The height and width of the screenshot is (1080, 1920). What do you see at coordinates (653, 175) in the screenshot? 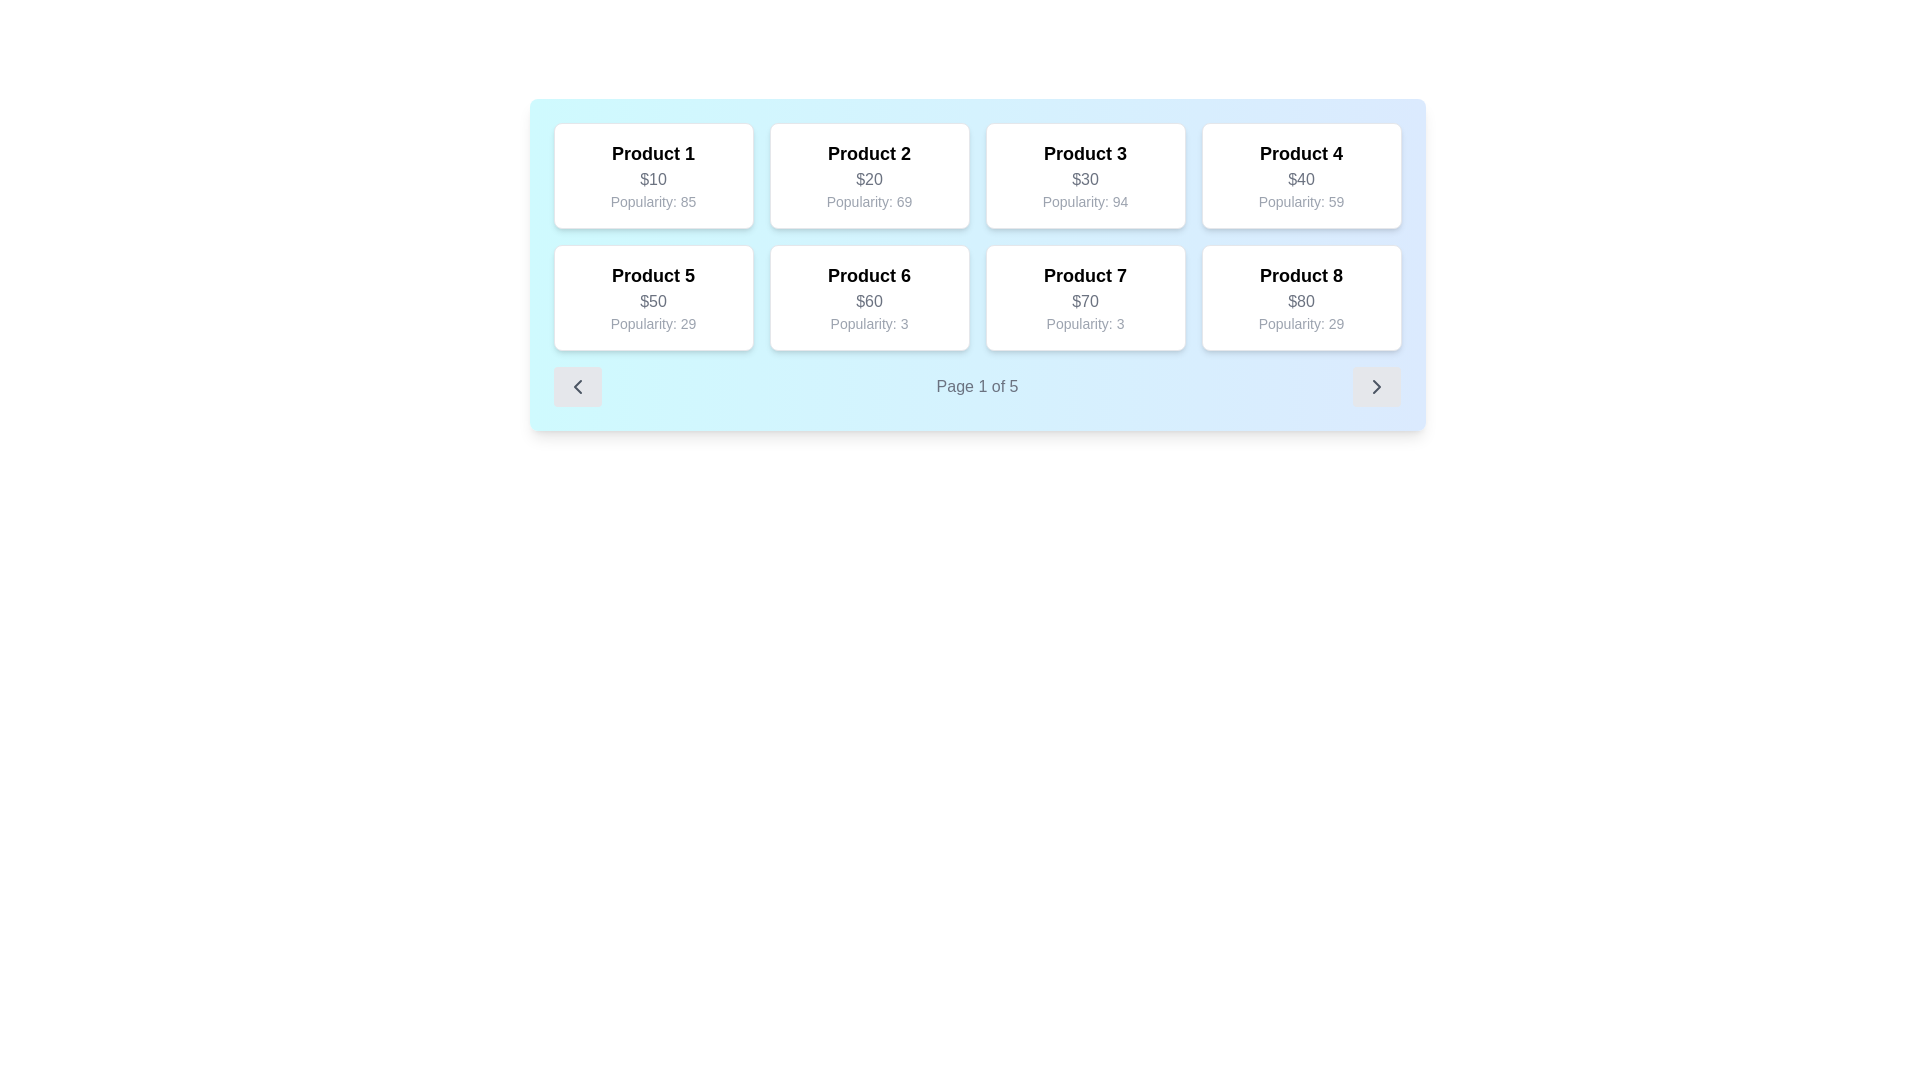
I see `the product information card located in the first column of the grid structure, which displays details about the product such as its name, price, and popularity` at bounding box center [653, 175].